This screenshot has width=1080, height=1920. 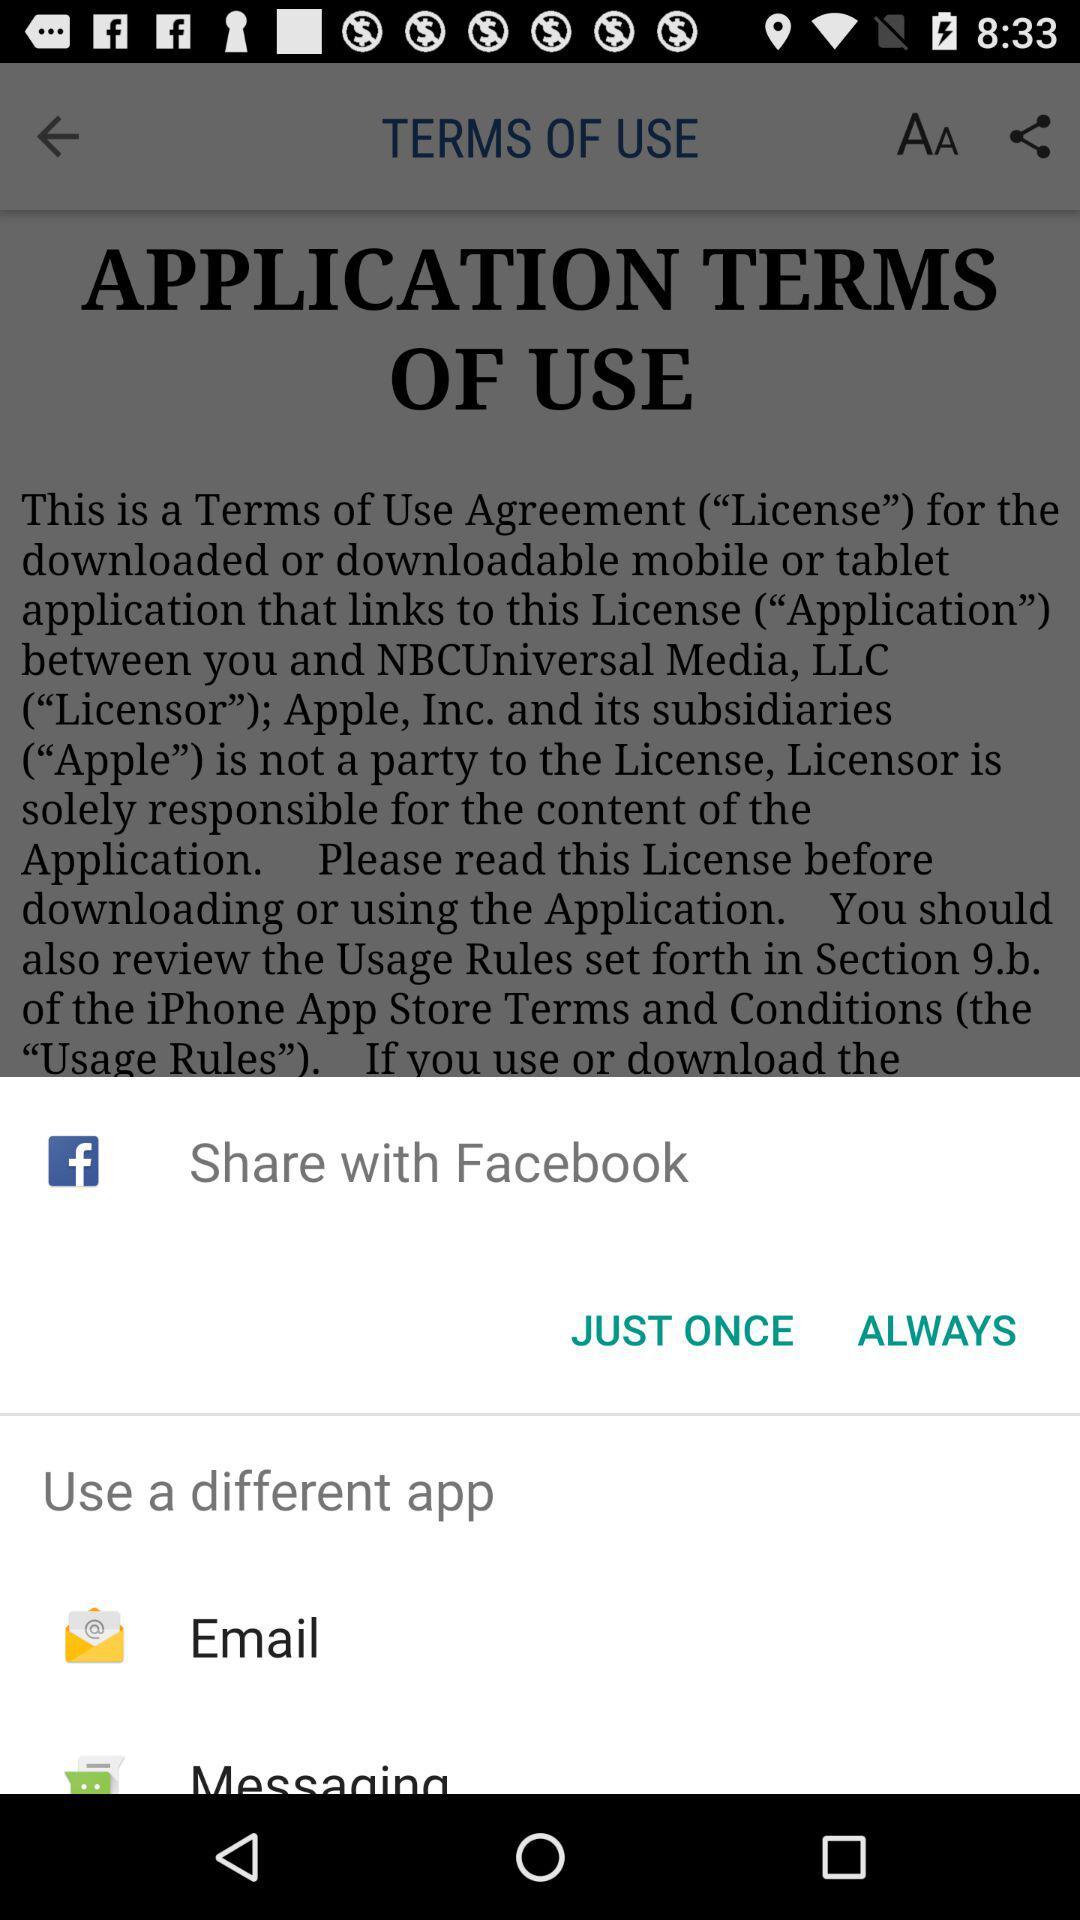 I want to click on use a different, so click(x=540, y=1489).